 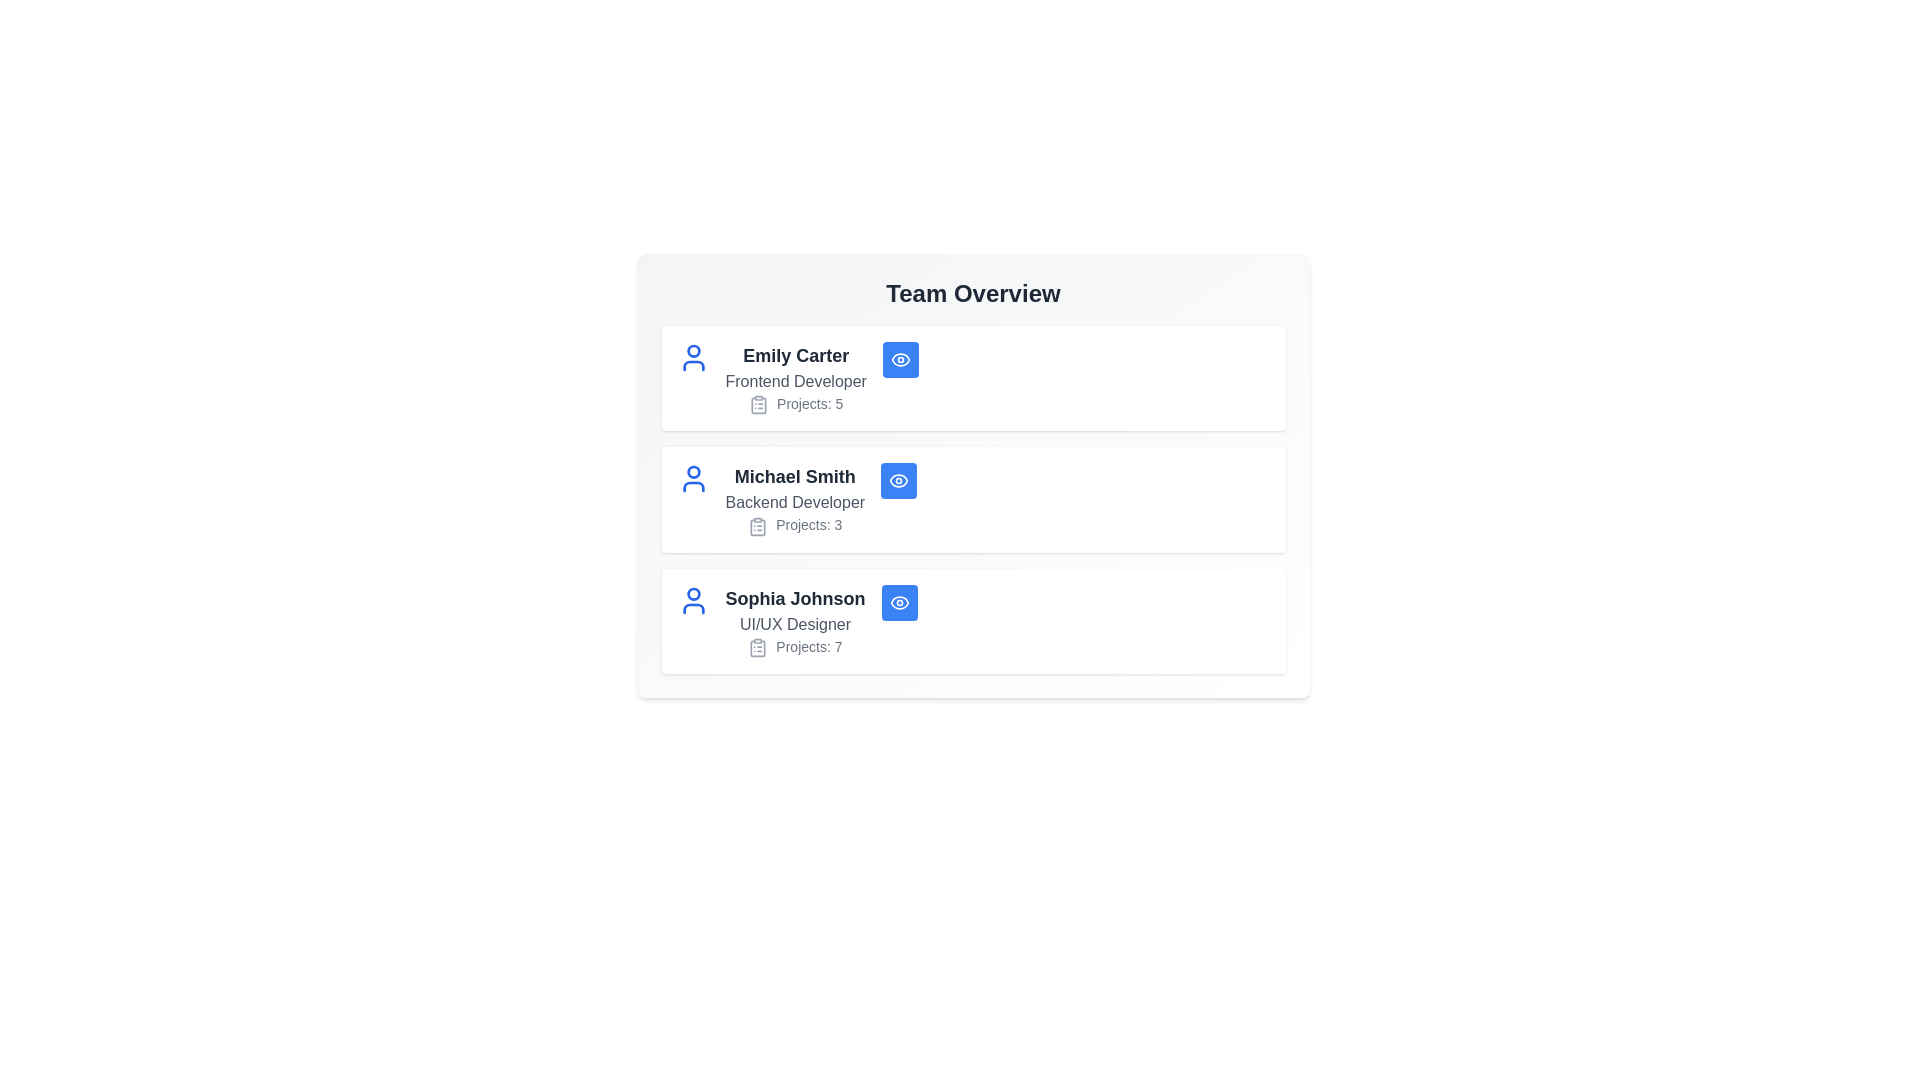 I want to click on the icon representing a team member identified by Michael Smith, so click(x=693, y=479).